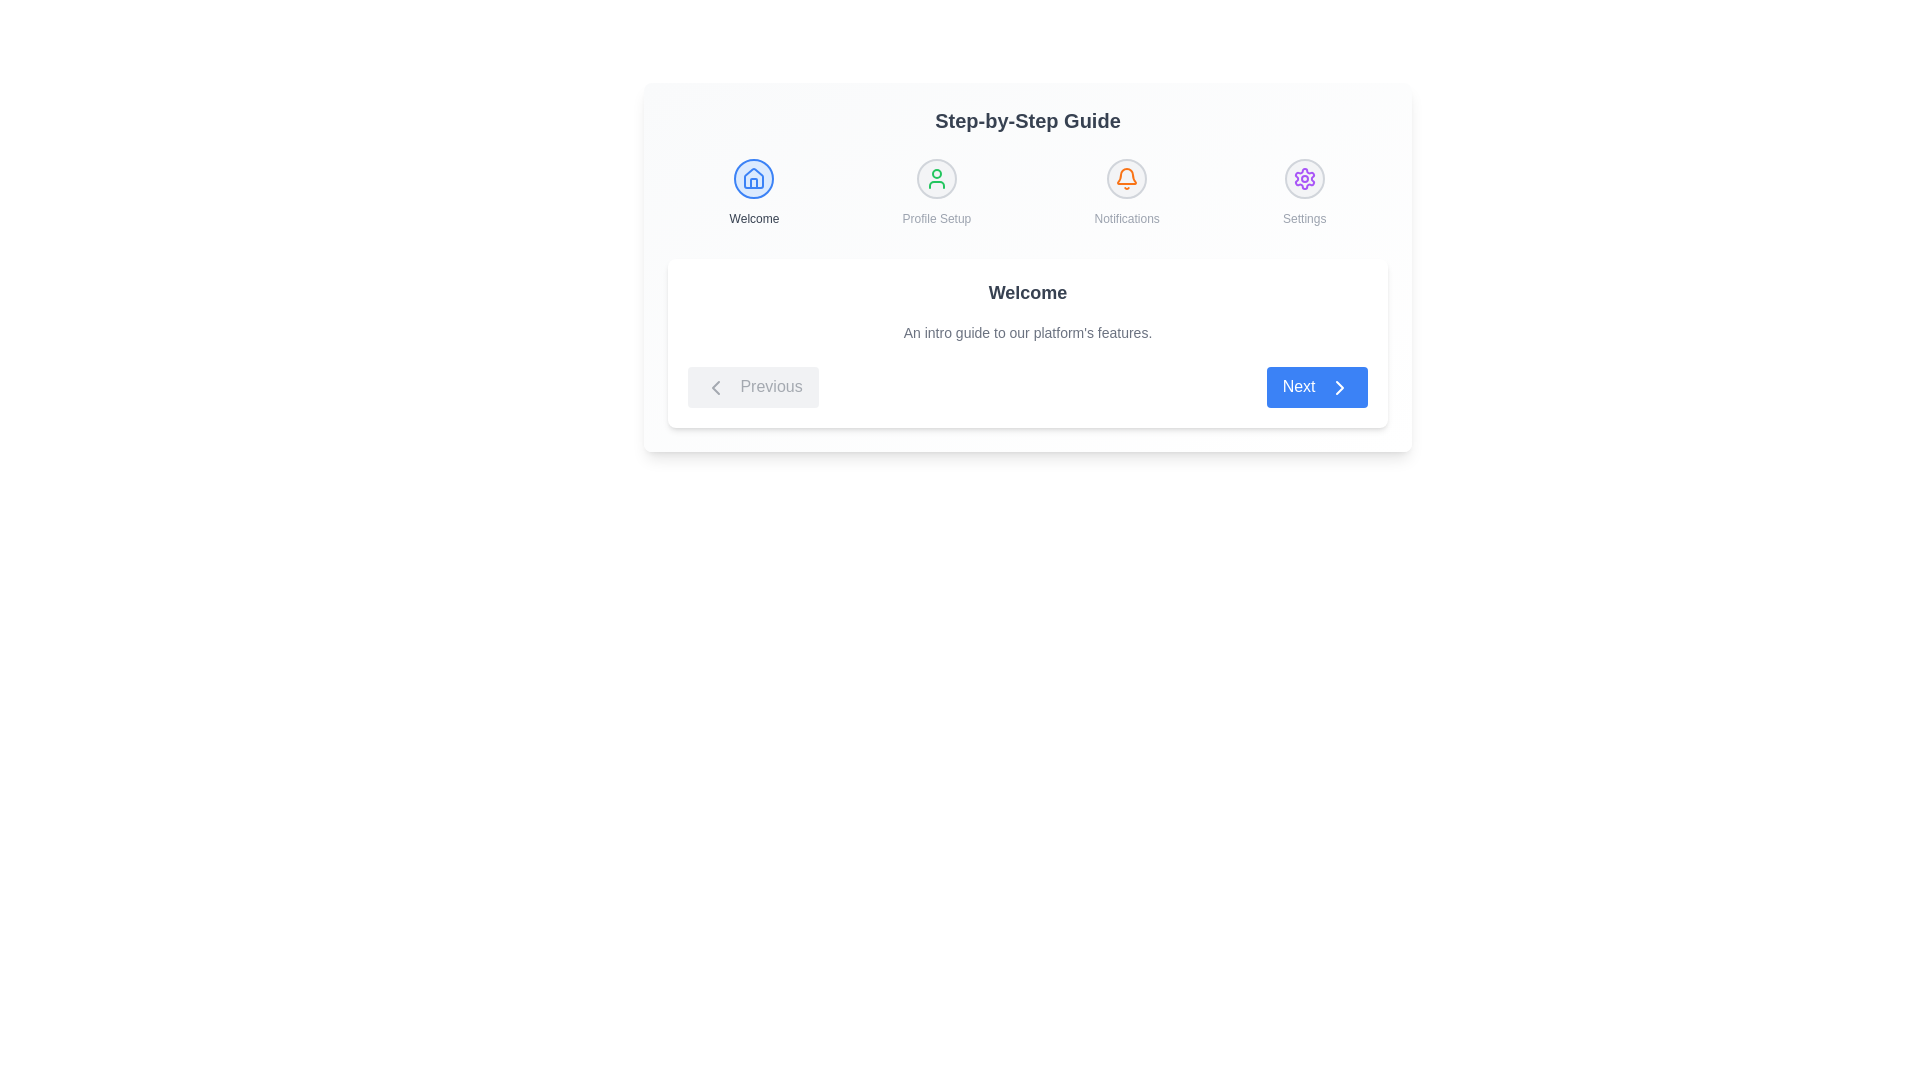  What do you see at coordinates (1127, 177) in the screenshot?
I see `the notifications icon located in the guide section` at bounding box center [1127, 177].